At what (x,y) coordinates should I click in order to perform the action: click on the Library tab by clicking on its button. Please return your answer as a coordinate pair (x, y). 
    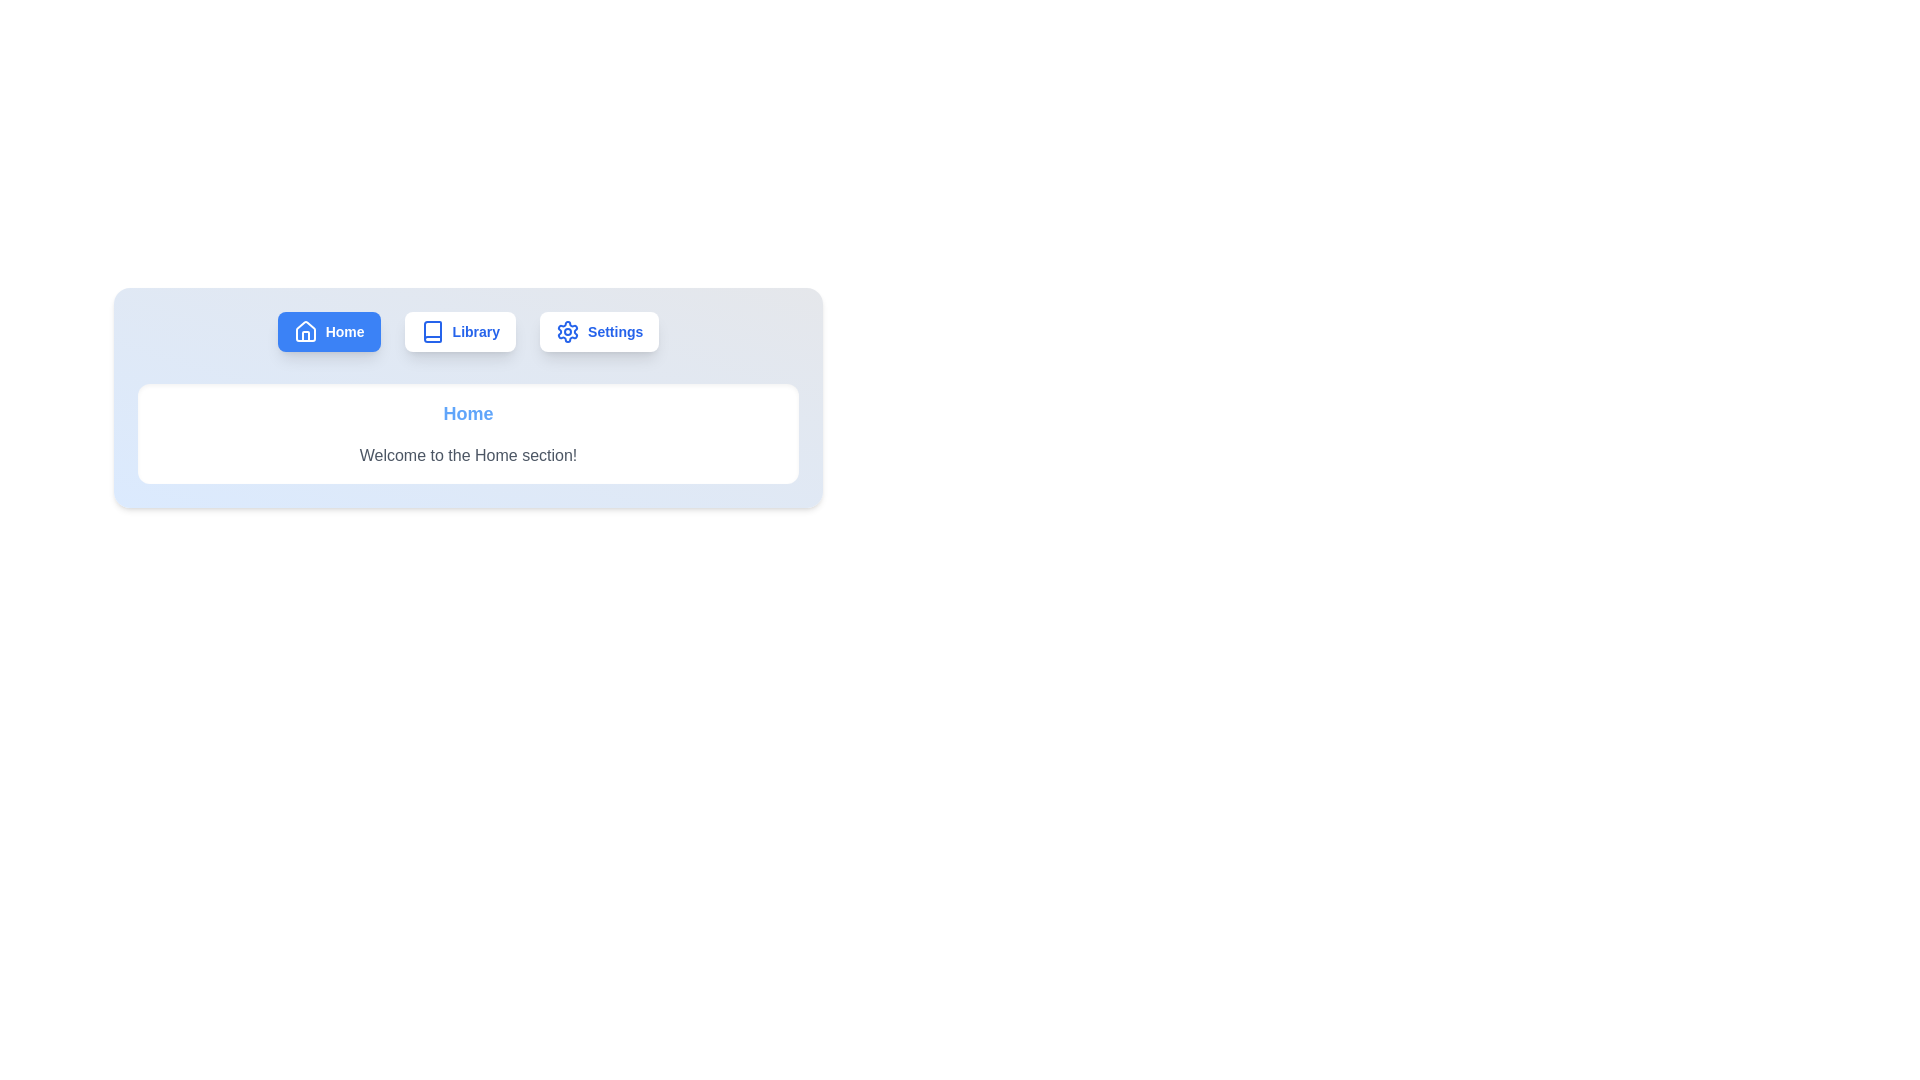
    Looking at the image, I should click on (459, 330).